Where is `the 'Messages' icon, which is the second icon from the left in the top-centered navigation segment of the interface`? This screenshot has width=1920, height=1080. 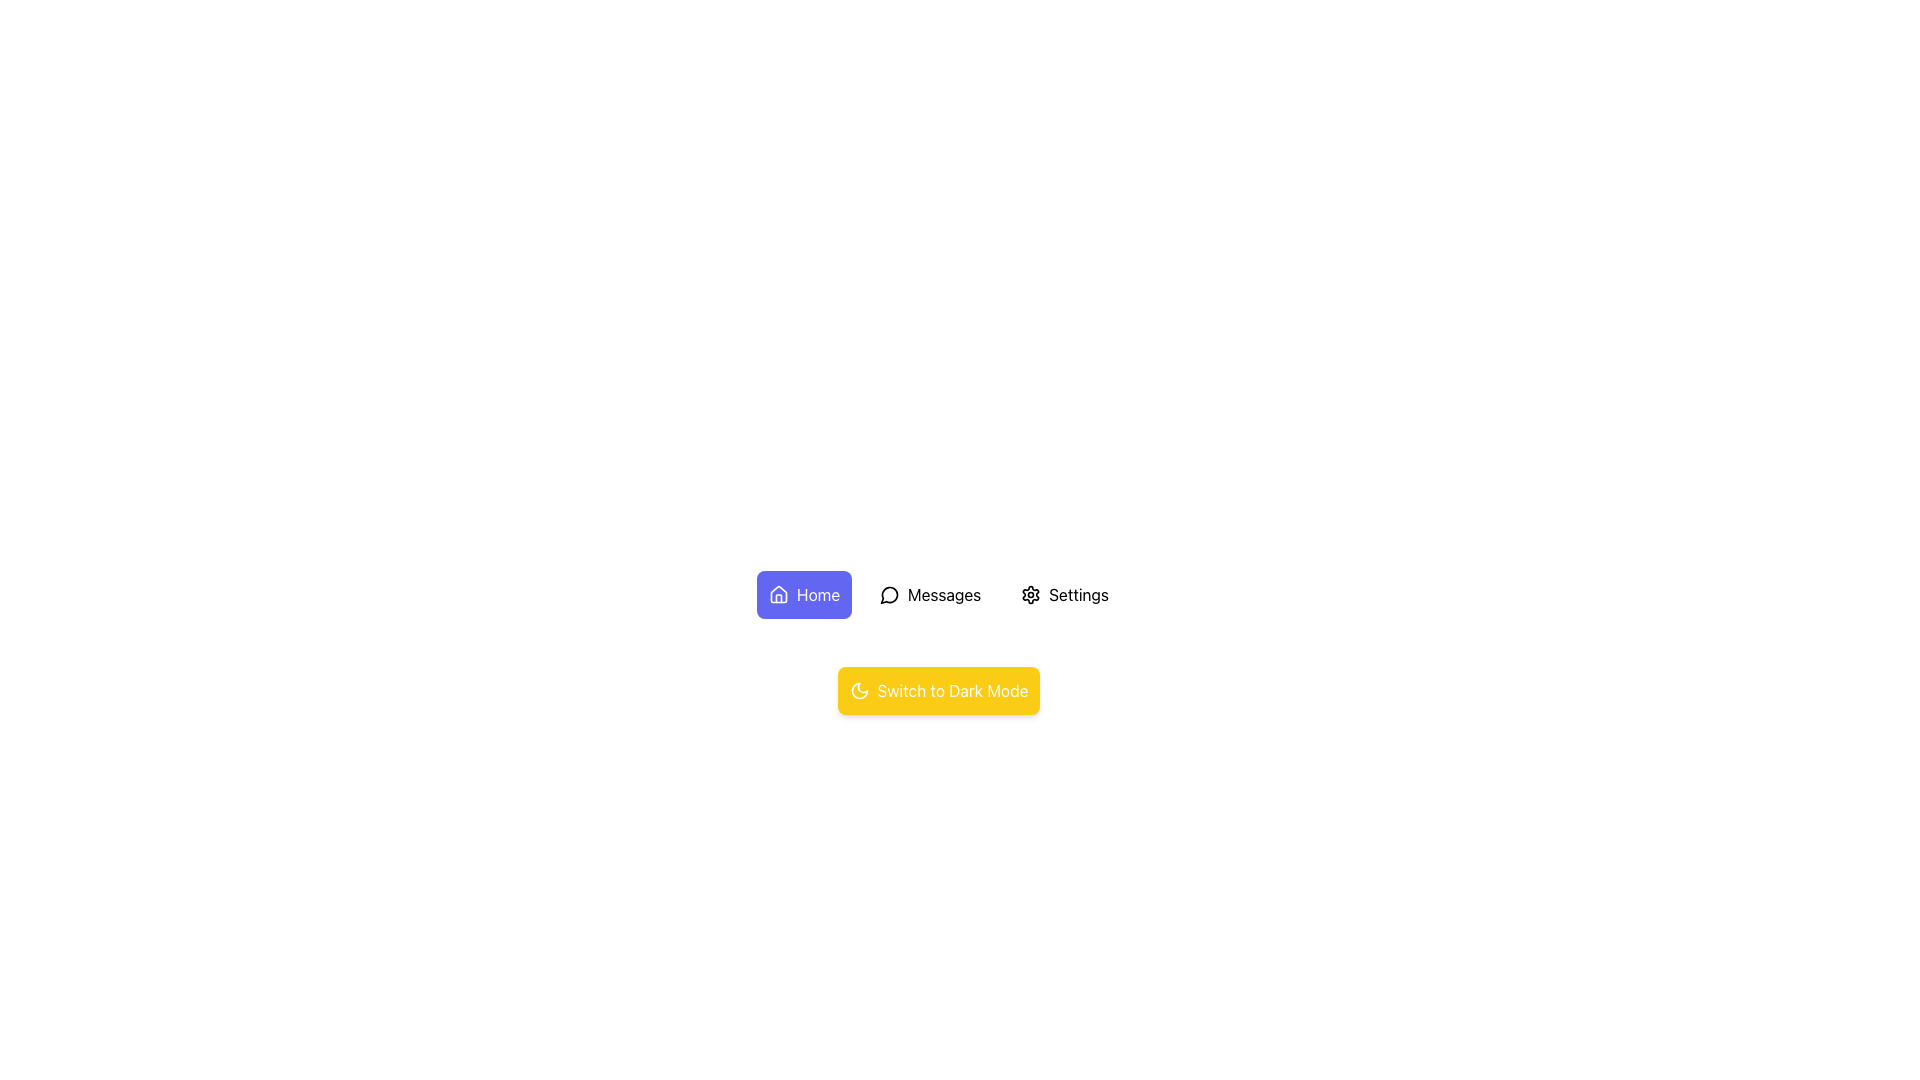
the 'Messages' icon, which is the second icon from the left in the top-centered navigation segment of the interface is located at coordinates (888, 594).